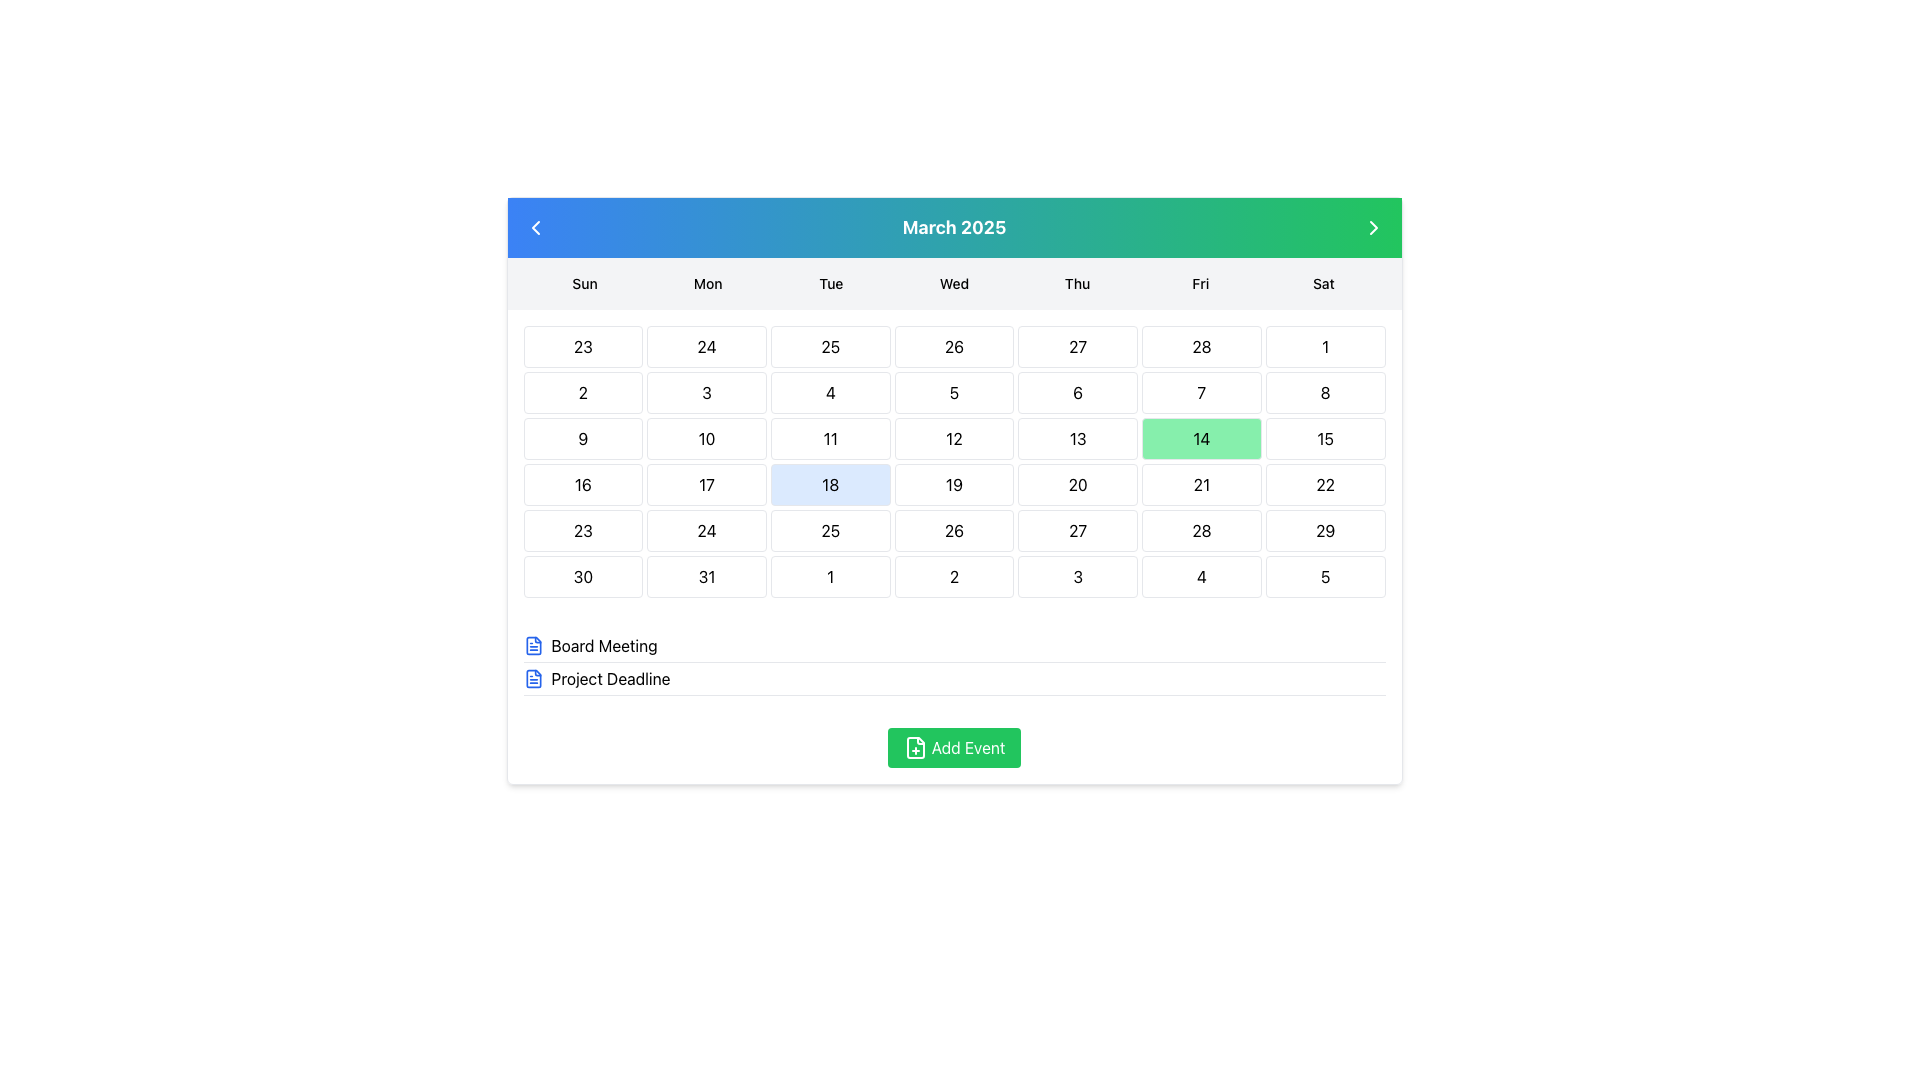  I want to click on the Calendar Day Cell representing the 18th day of March 2025, so click(830, 485).